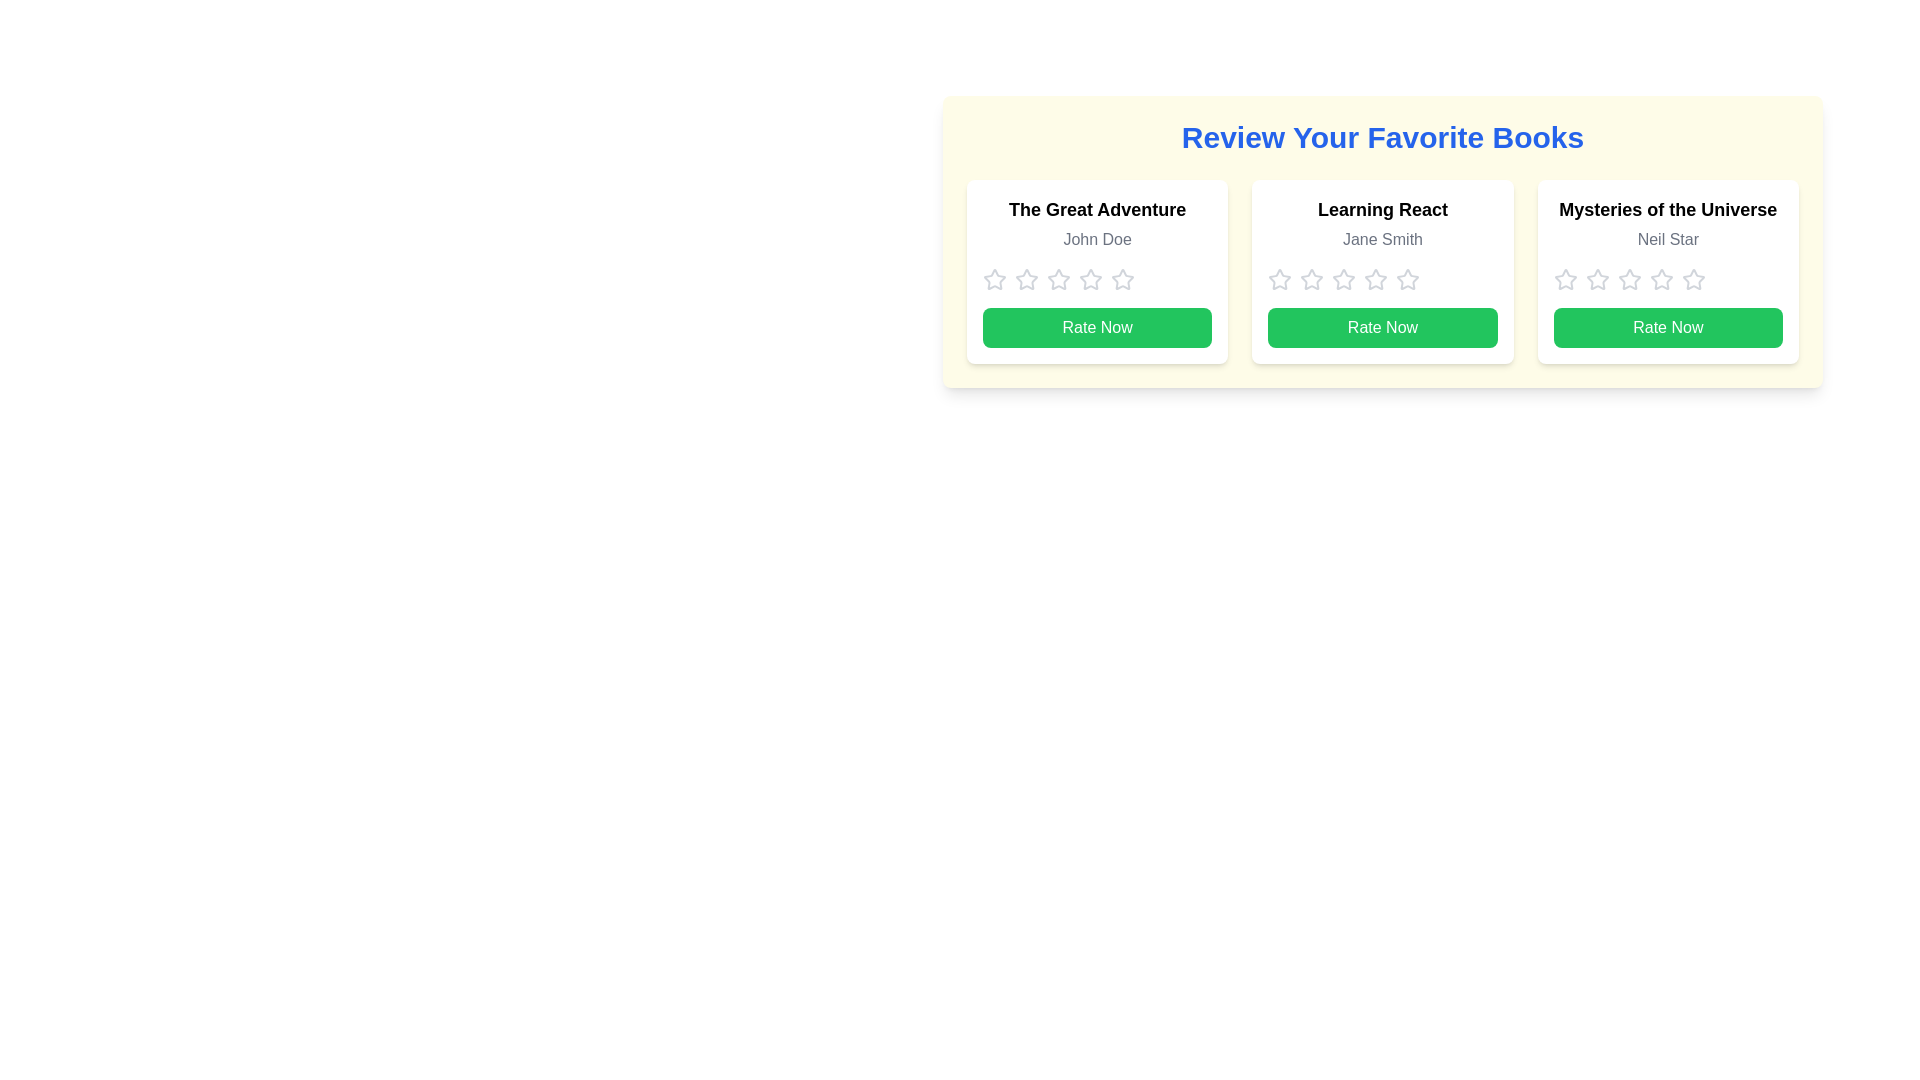 This screenshot has width=1920, height=1080. What do you see at coordinates (1668, 226) in the screenshot?
I see `text content of the text block titled 'Mysteries of the Universe' with the subtitle 'Neil Star', located in the rightmost card under 'Review Your Favorite Books'` at bounding box center [1668, 226].